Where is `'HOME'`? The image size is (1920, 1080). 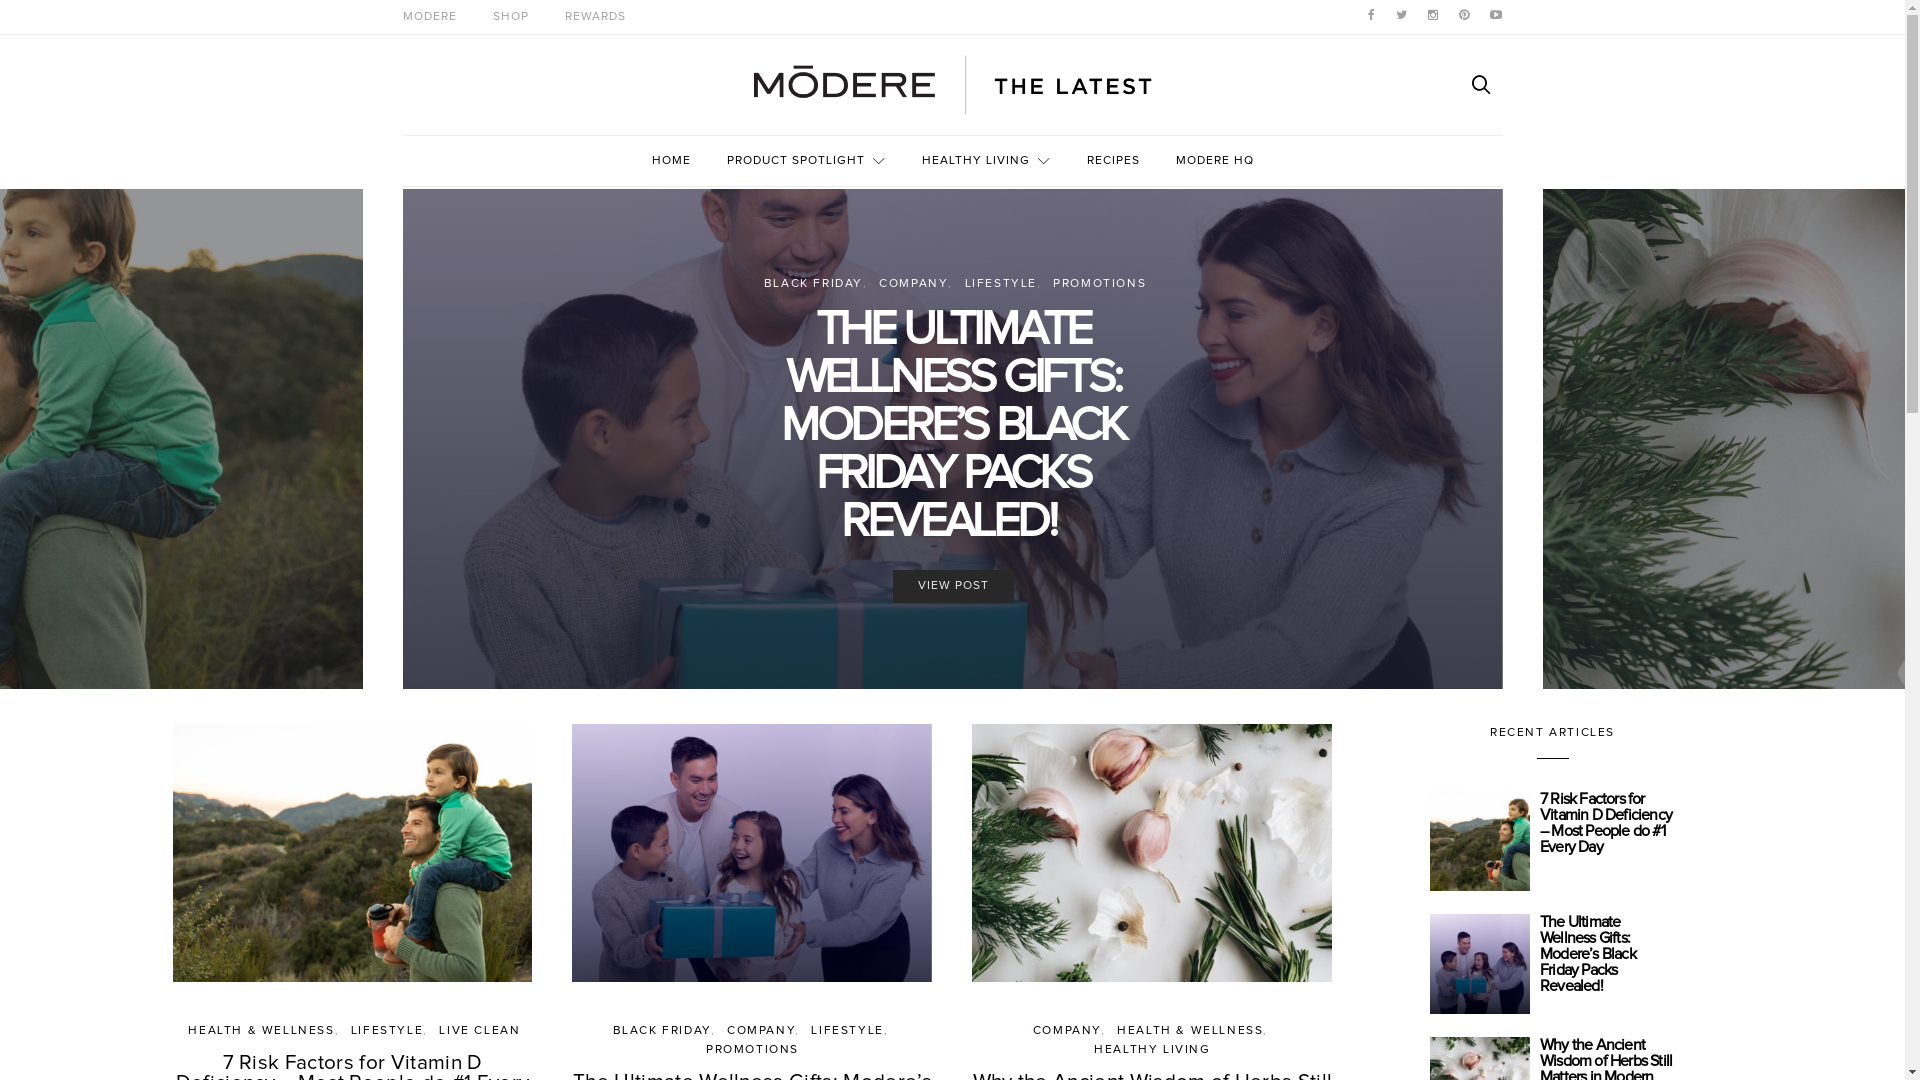
'HOME' is located at coordinates (652, 160).